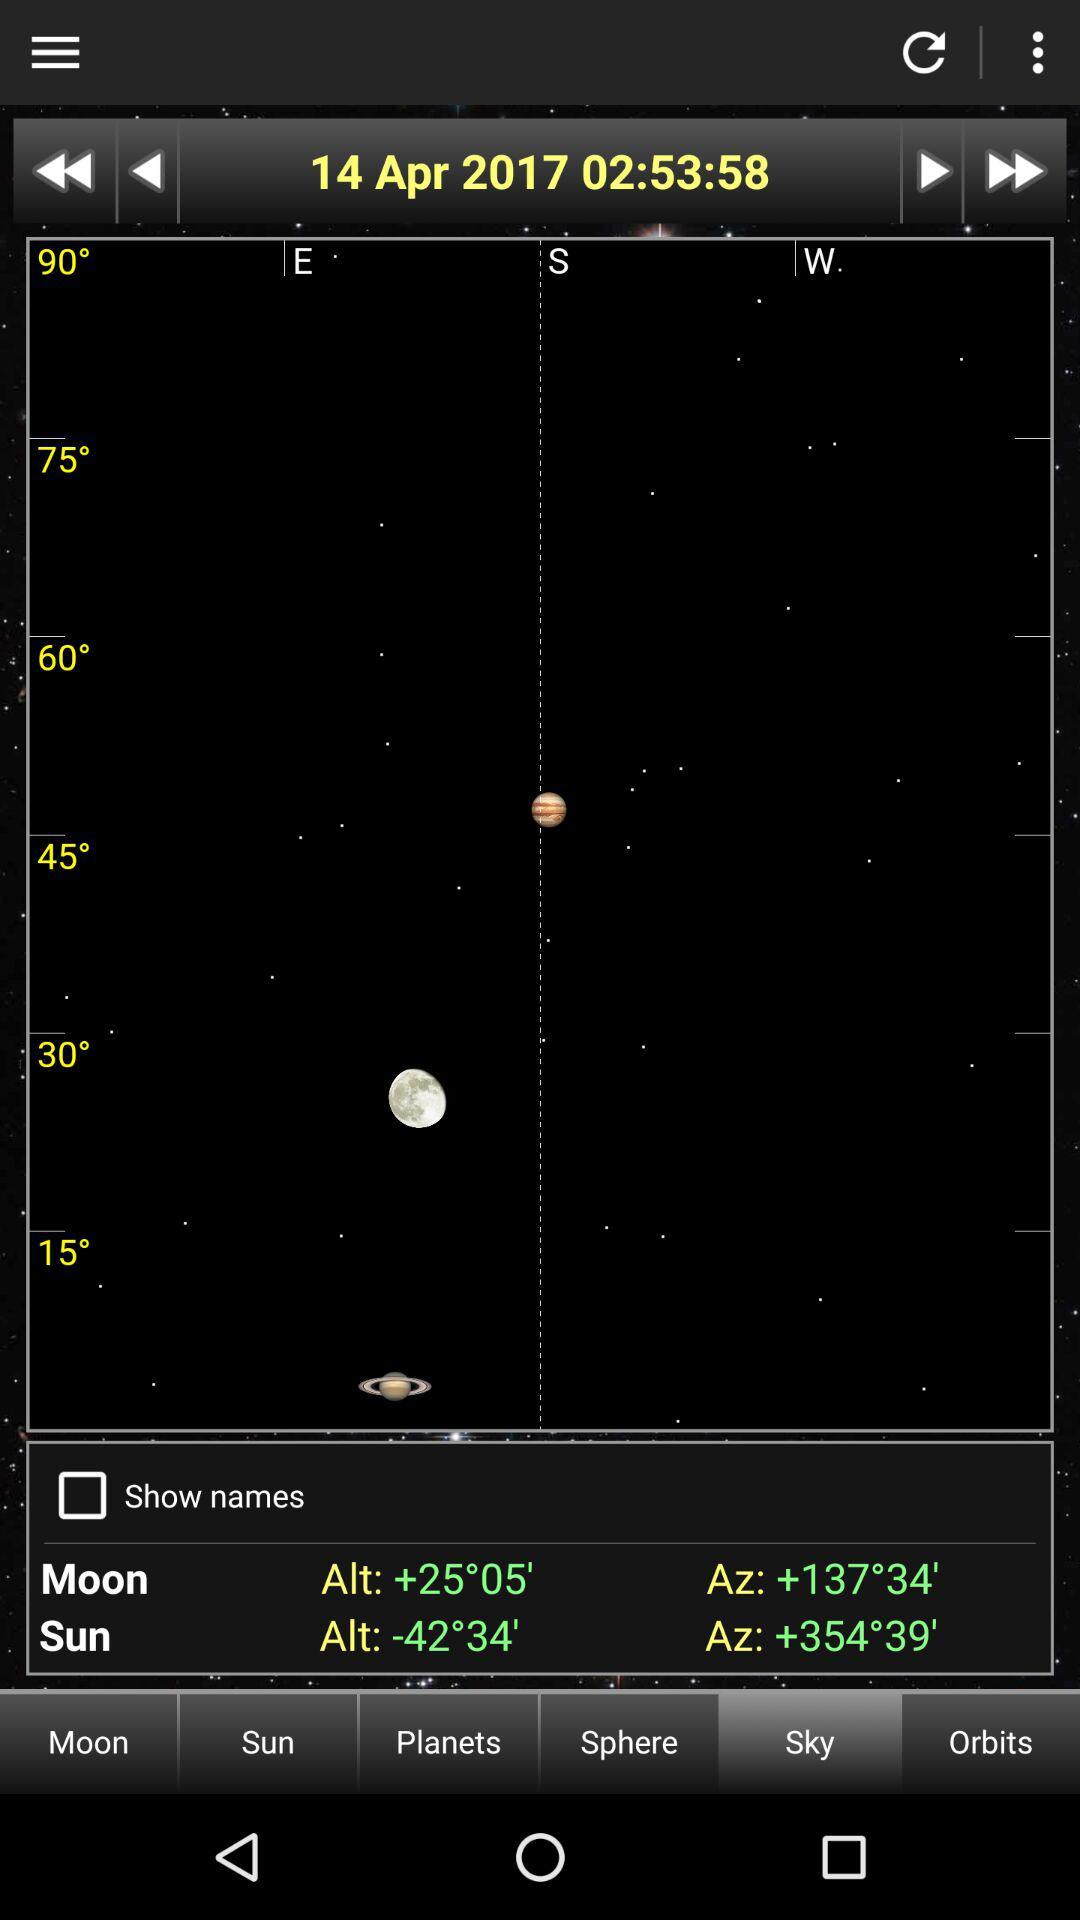 The image size is (1080, 1920). What do you see at coordinates (444, 171) in the screenshot?
I see `app to the left of the 02:53:58` at bounding box center [444, 171].